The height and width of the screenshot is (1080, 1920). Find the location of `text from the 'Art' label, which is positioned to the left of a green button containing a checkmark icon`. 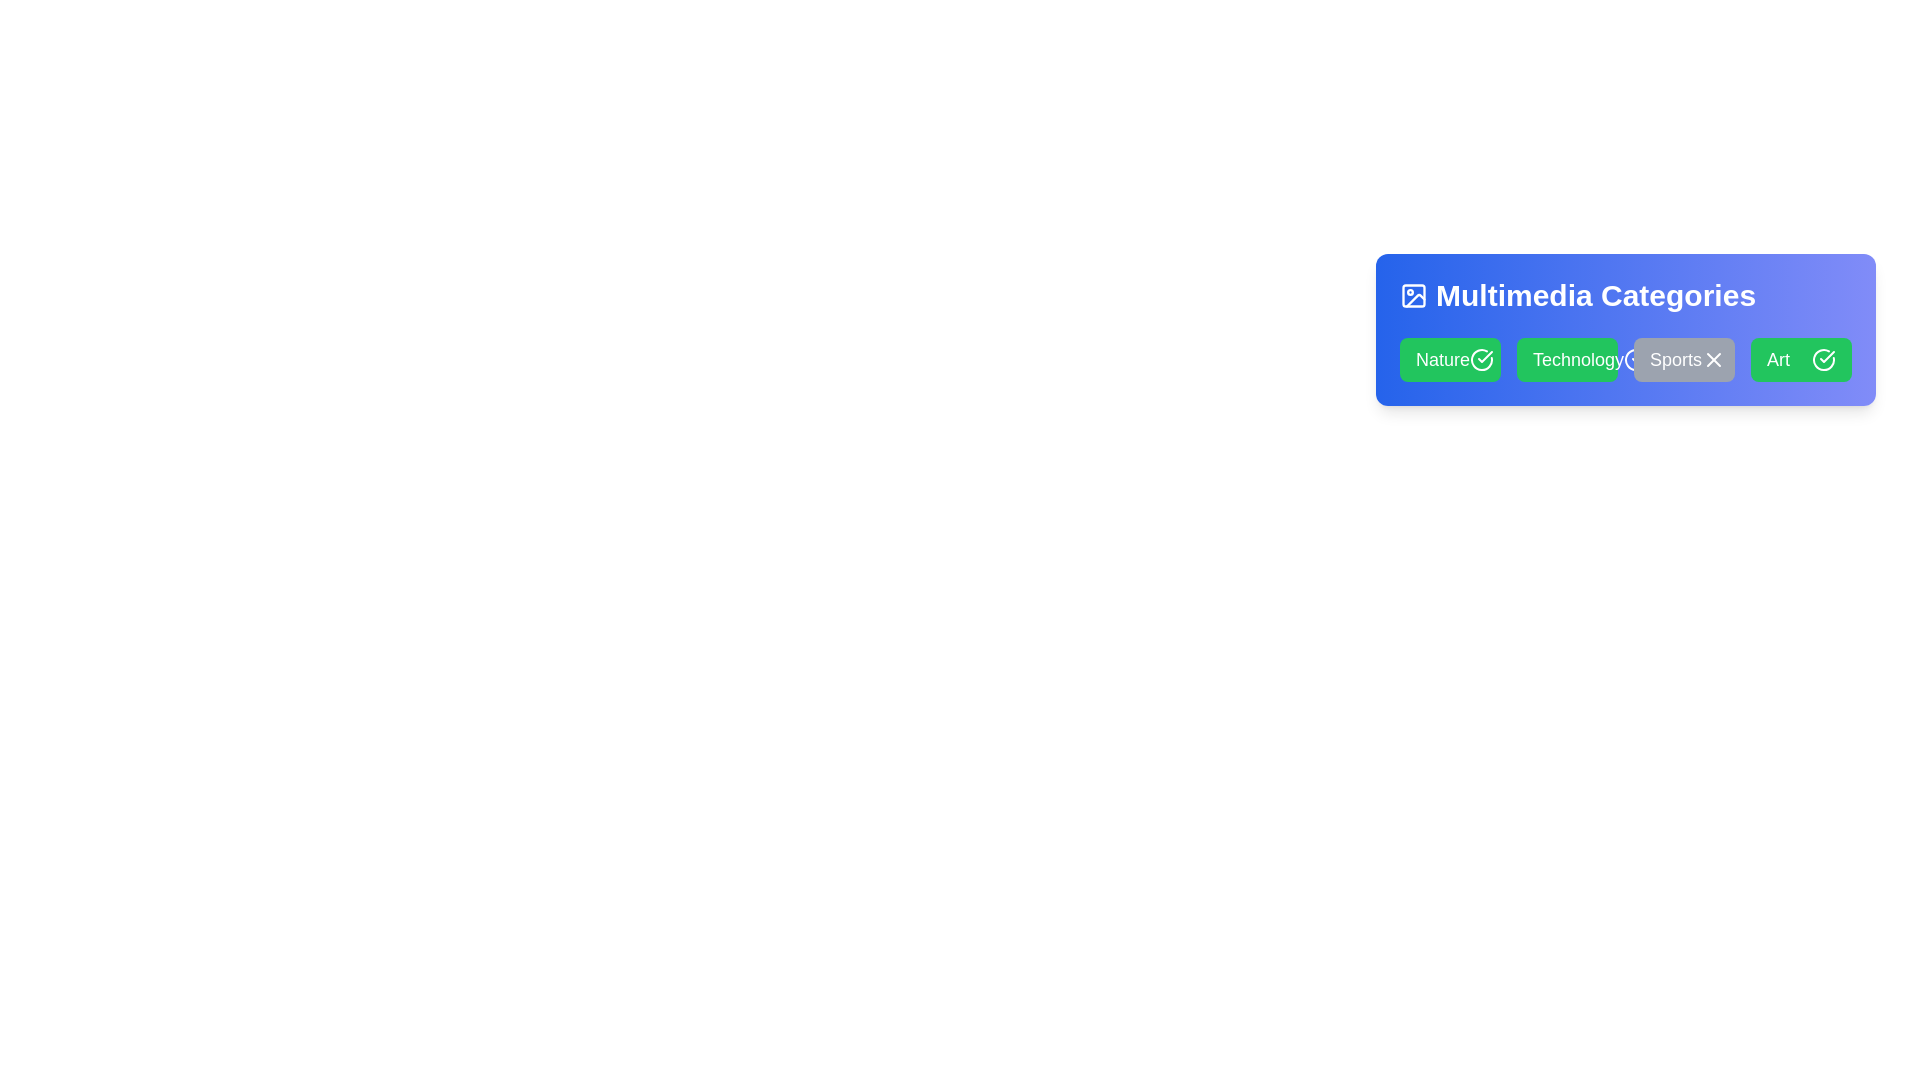

text from the 'Art' label, which is positioned to the left of a green button containing a checkmark icon is located at coordinates (1778, 358).